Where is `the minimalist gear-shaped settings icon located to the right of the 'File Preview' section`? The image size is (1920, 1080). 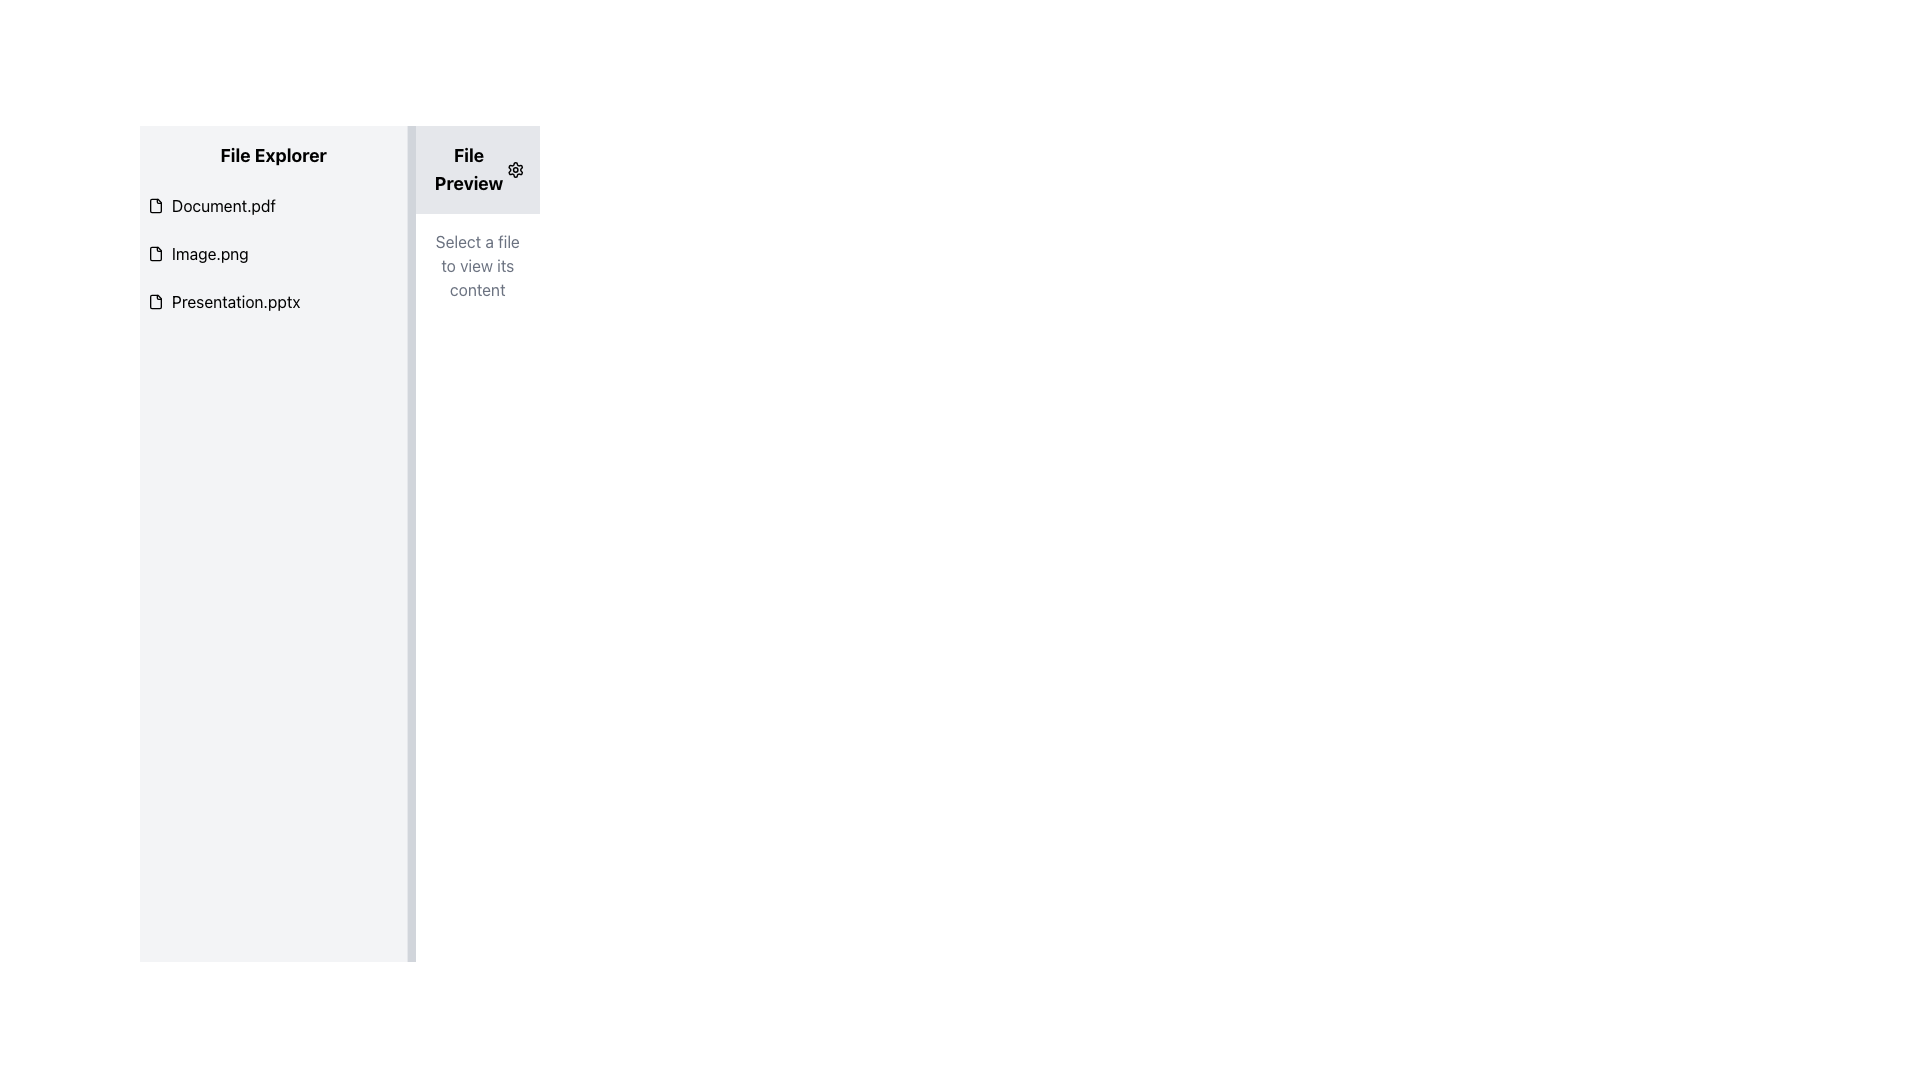 the minimalist gear-shaped settings icon located to the right of the 'File Preview' section is located at coordinates (515, 168).